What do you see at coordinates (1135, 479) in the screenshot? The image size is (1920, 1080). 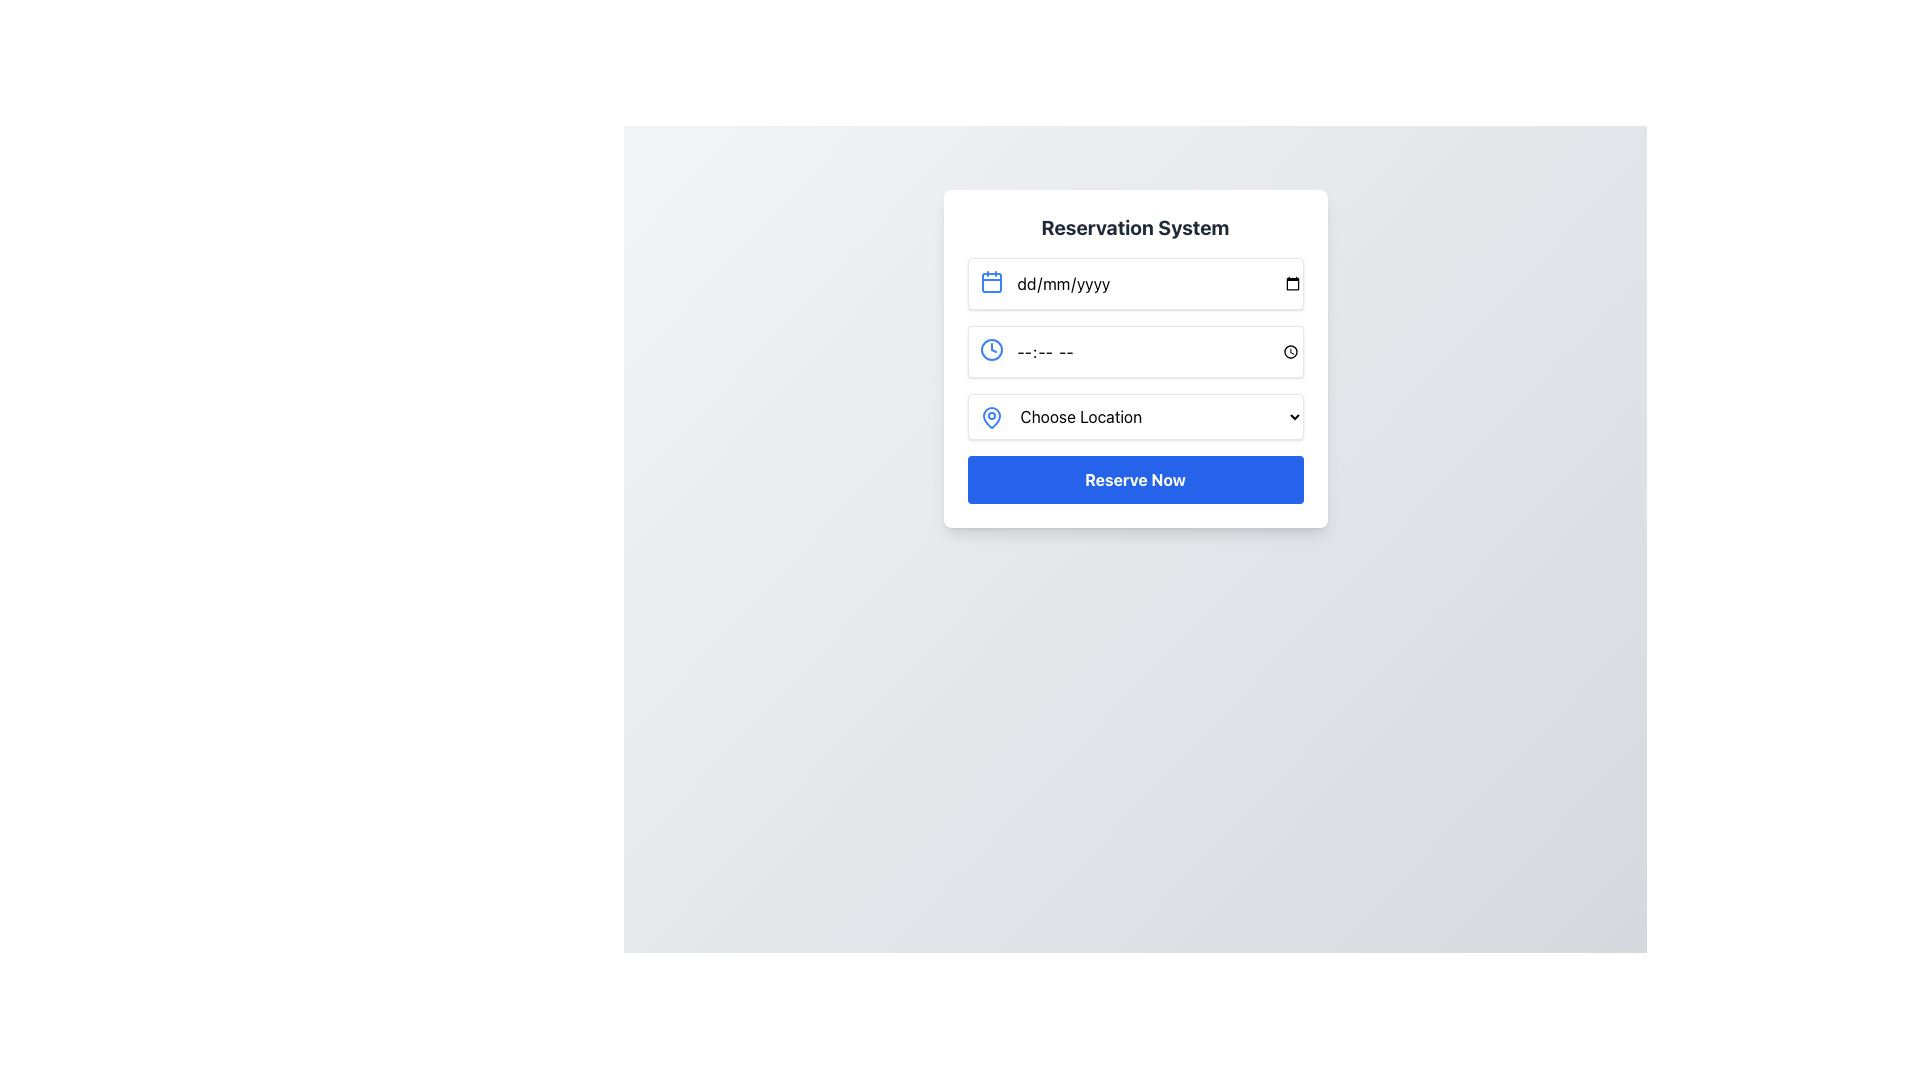 I see `the 'Reserve Now' button with a bold blue background` at bounding box center [1135, 479].